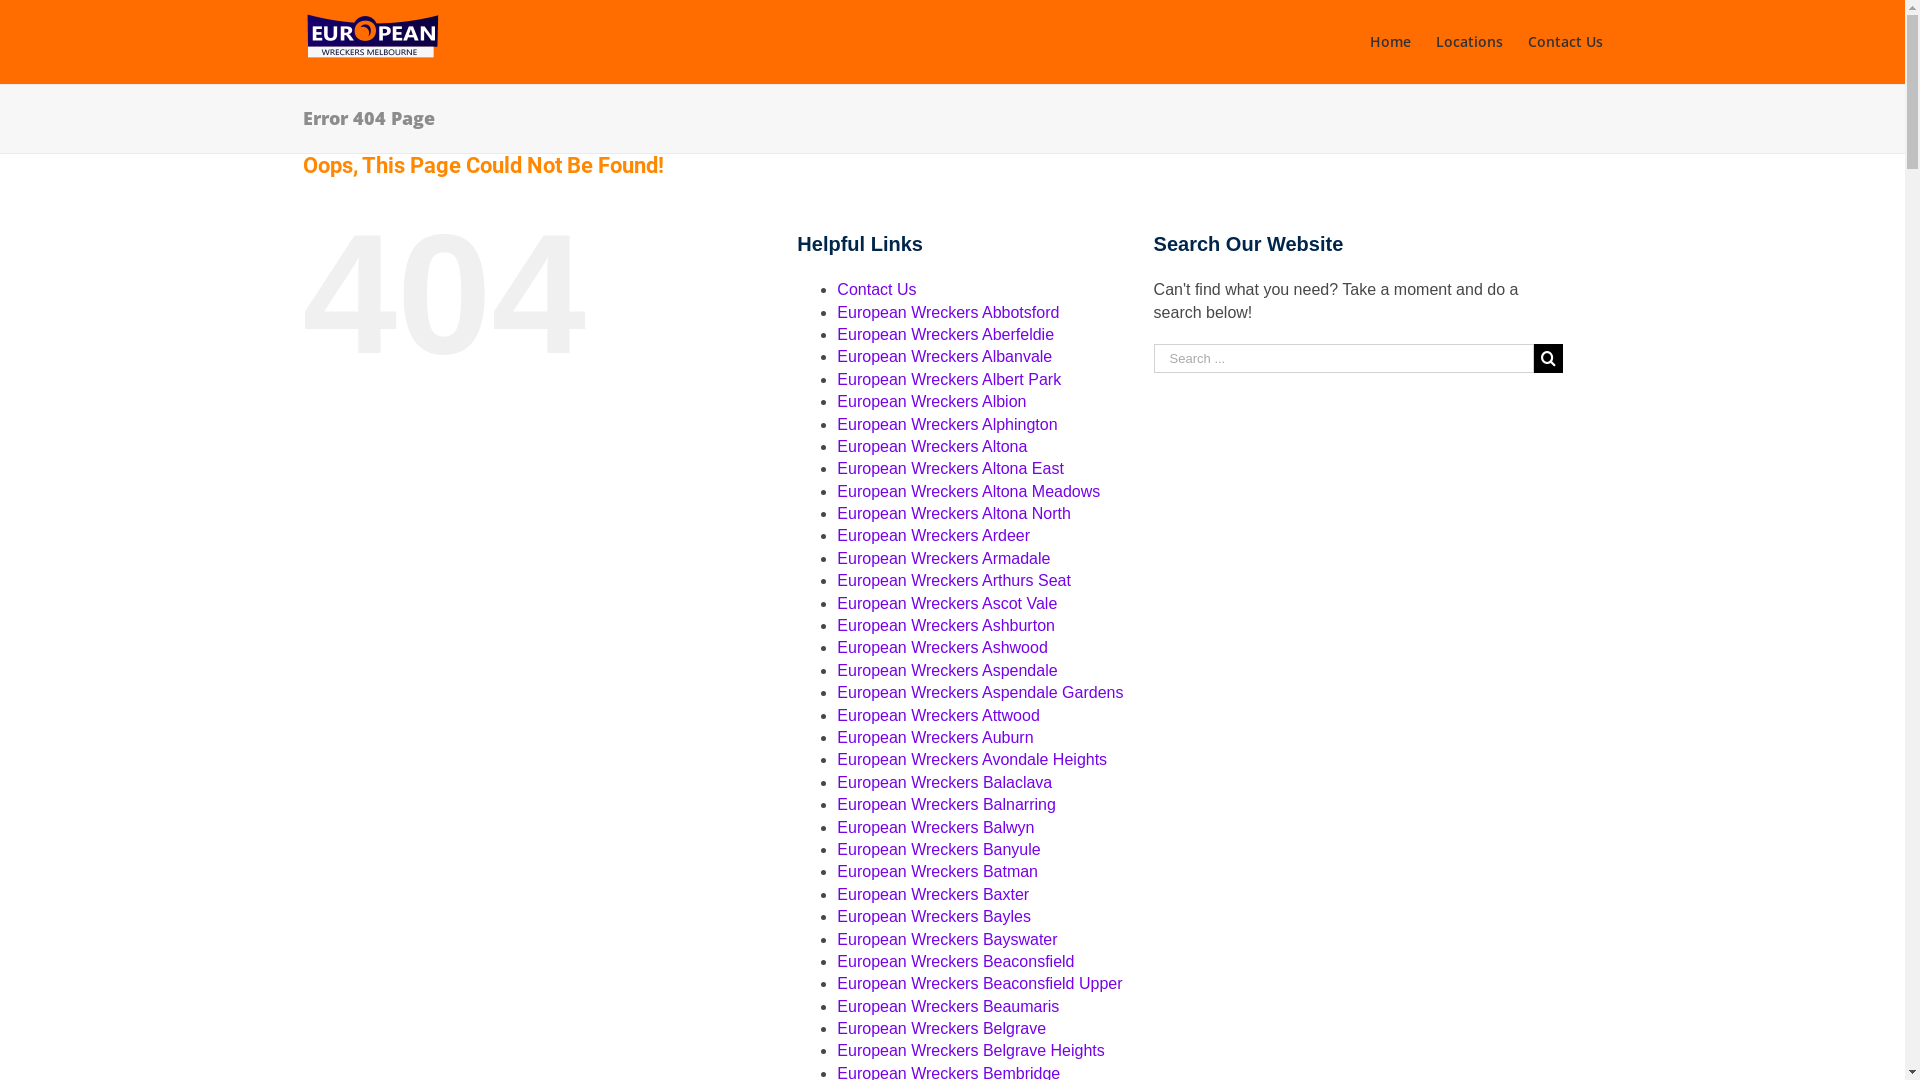 The width and height of the screenshot is (1920, 1080). I want to click on 'European Wreckers Banyule', so click(937, 849).